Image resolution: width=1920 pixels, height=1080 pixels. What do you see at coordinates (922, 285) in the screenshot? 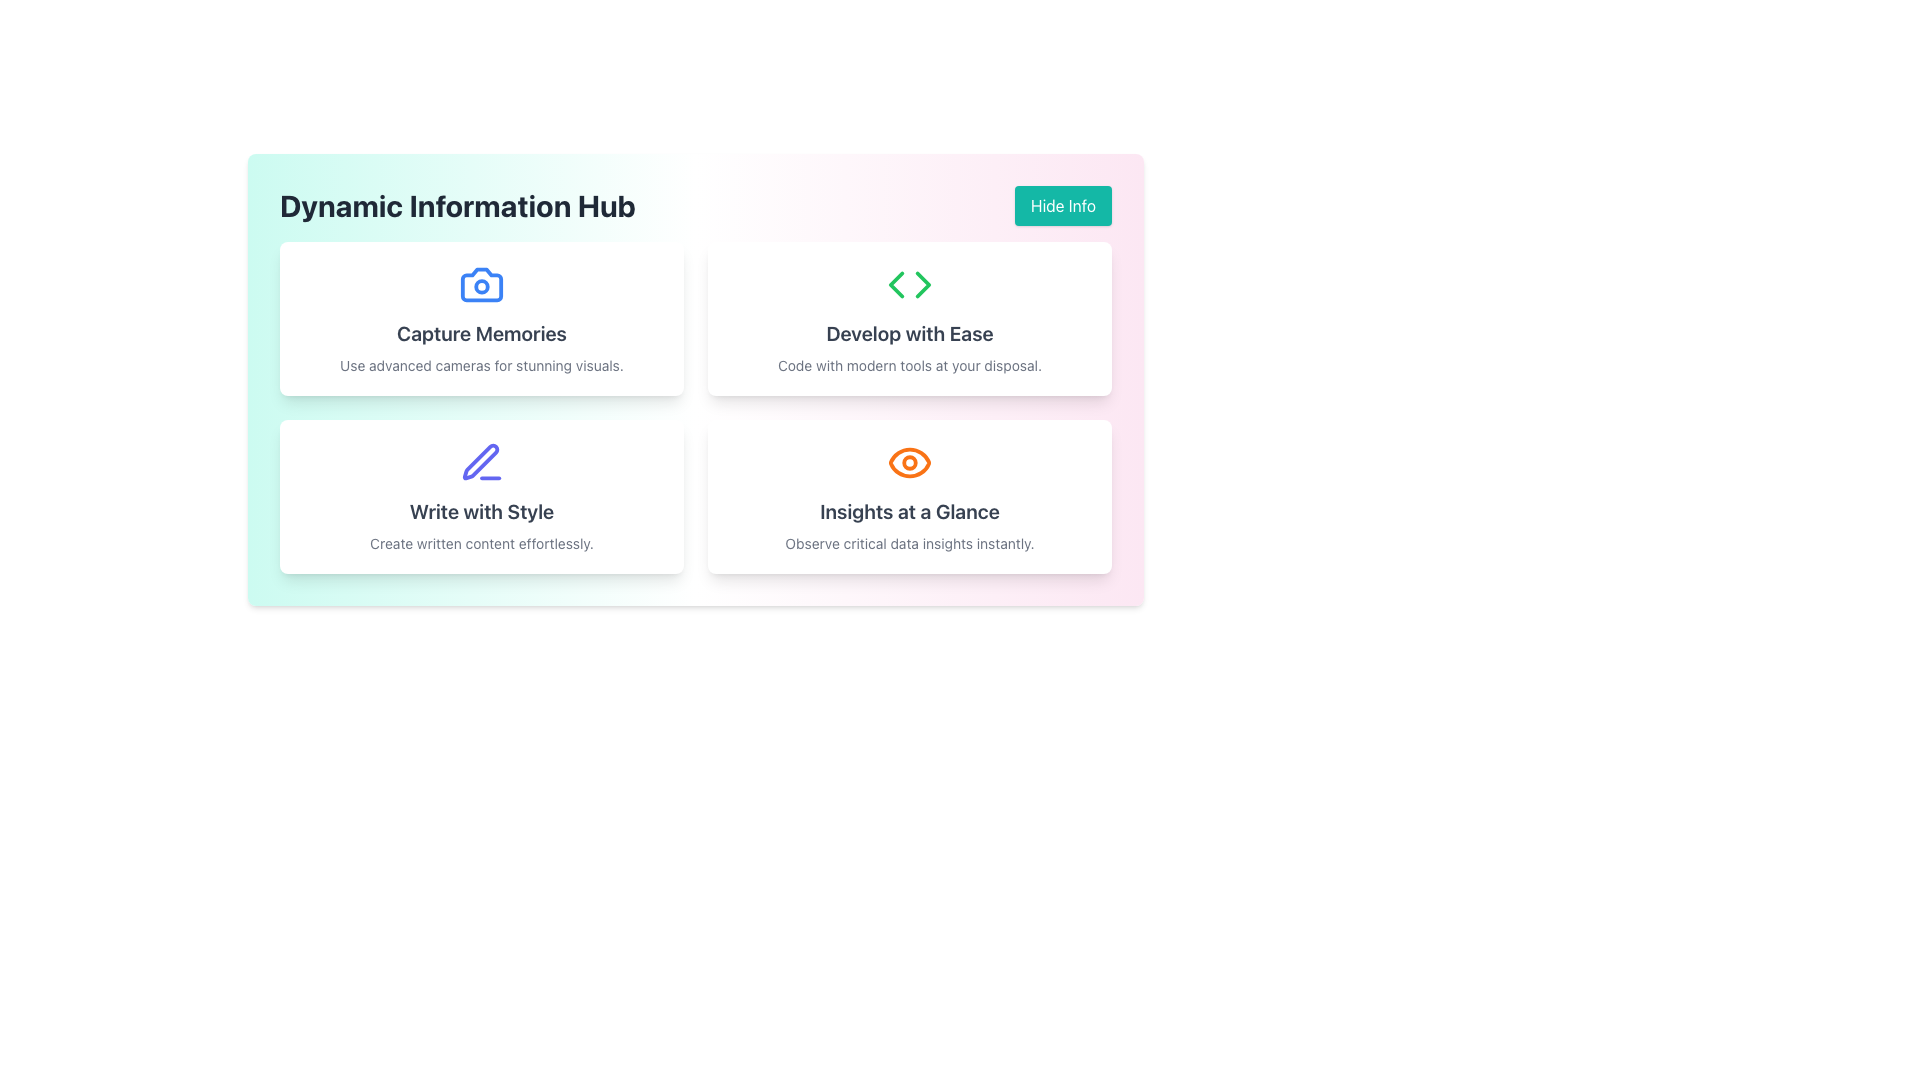
I see `the green right arrow icon, which is part of the 'Develop with Ease' section and positioned to the right of the left arrow` at bounding box center [922, 285].